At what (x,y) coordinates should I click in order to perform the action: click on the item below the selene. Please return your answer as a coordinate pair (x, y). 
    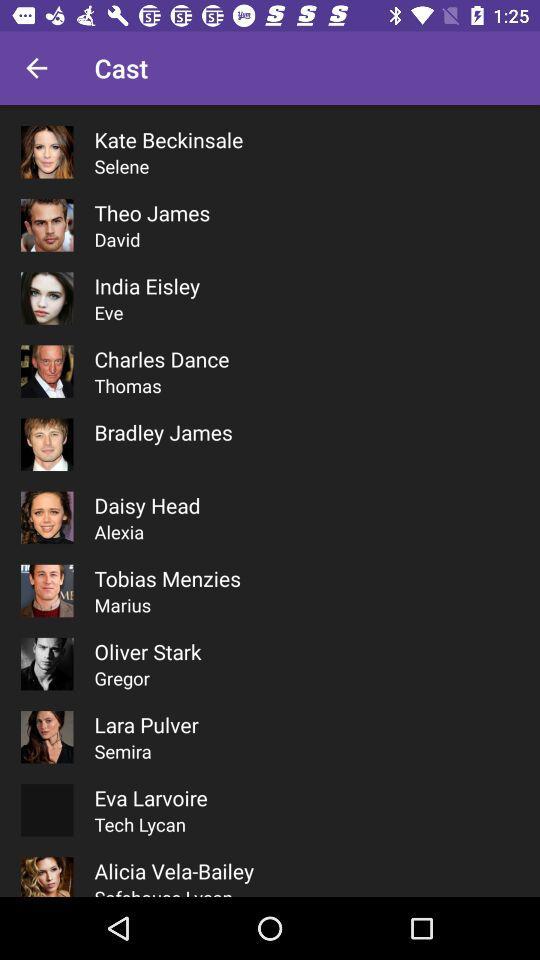
    Looking at the image, I should click on (151, 213).